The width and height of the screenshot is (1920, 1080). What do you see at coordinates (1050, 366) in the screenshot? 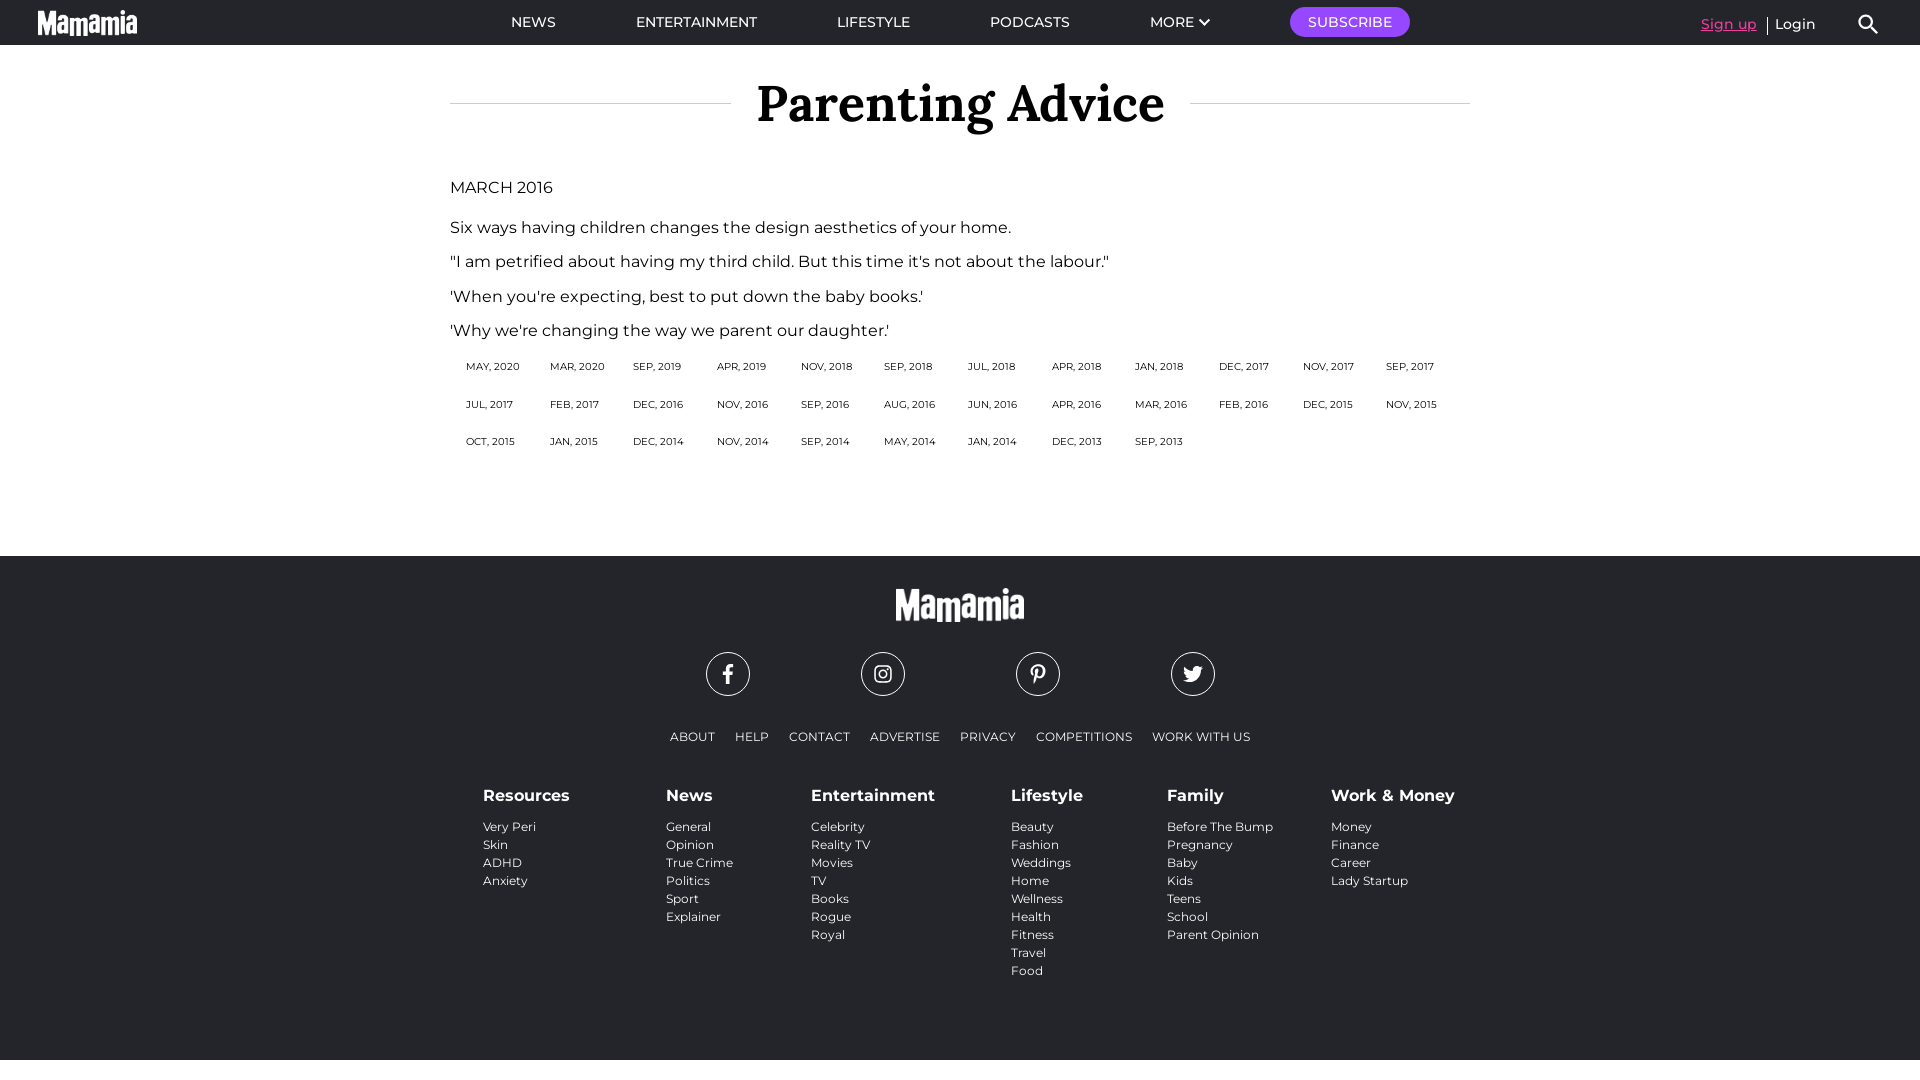
I see `'APR, 2018'` at bounding box center [1050, 366].